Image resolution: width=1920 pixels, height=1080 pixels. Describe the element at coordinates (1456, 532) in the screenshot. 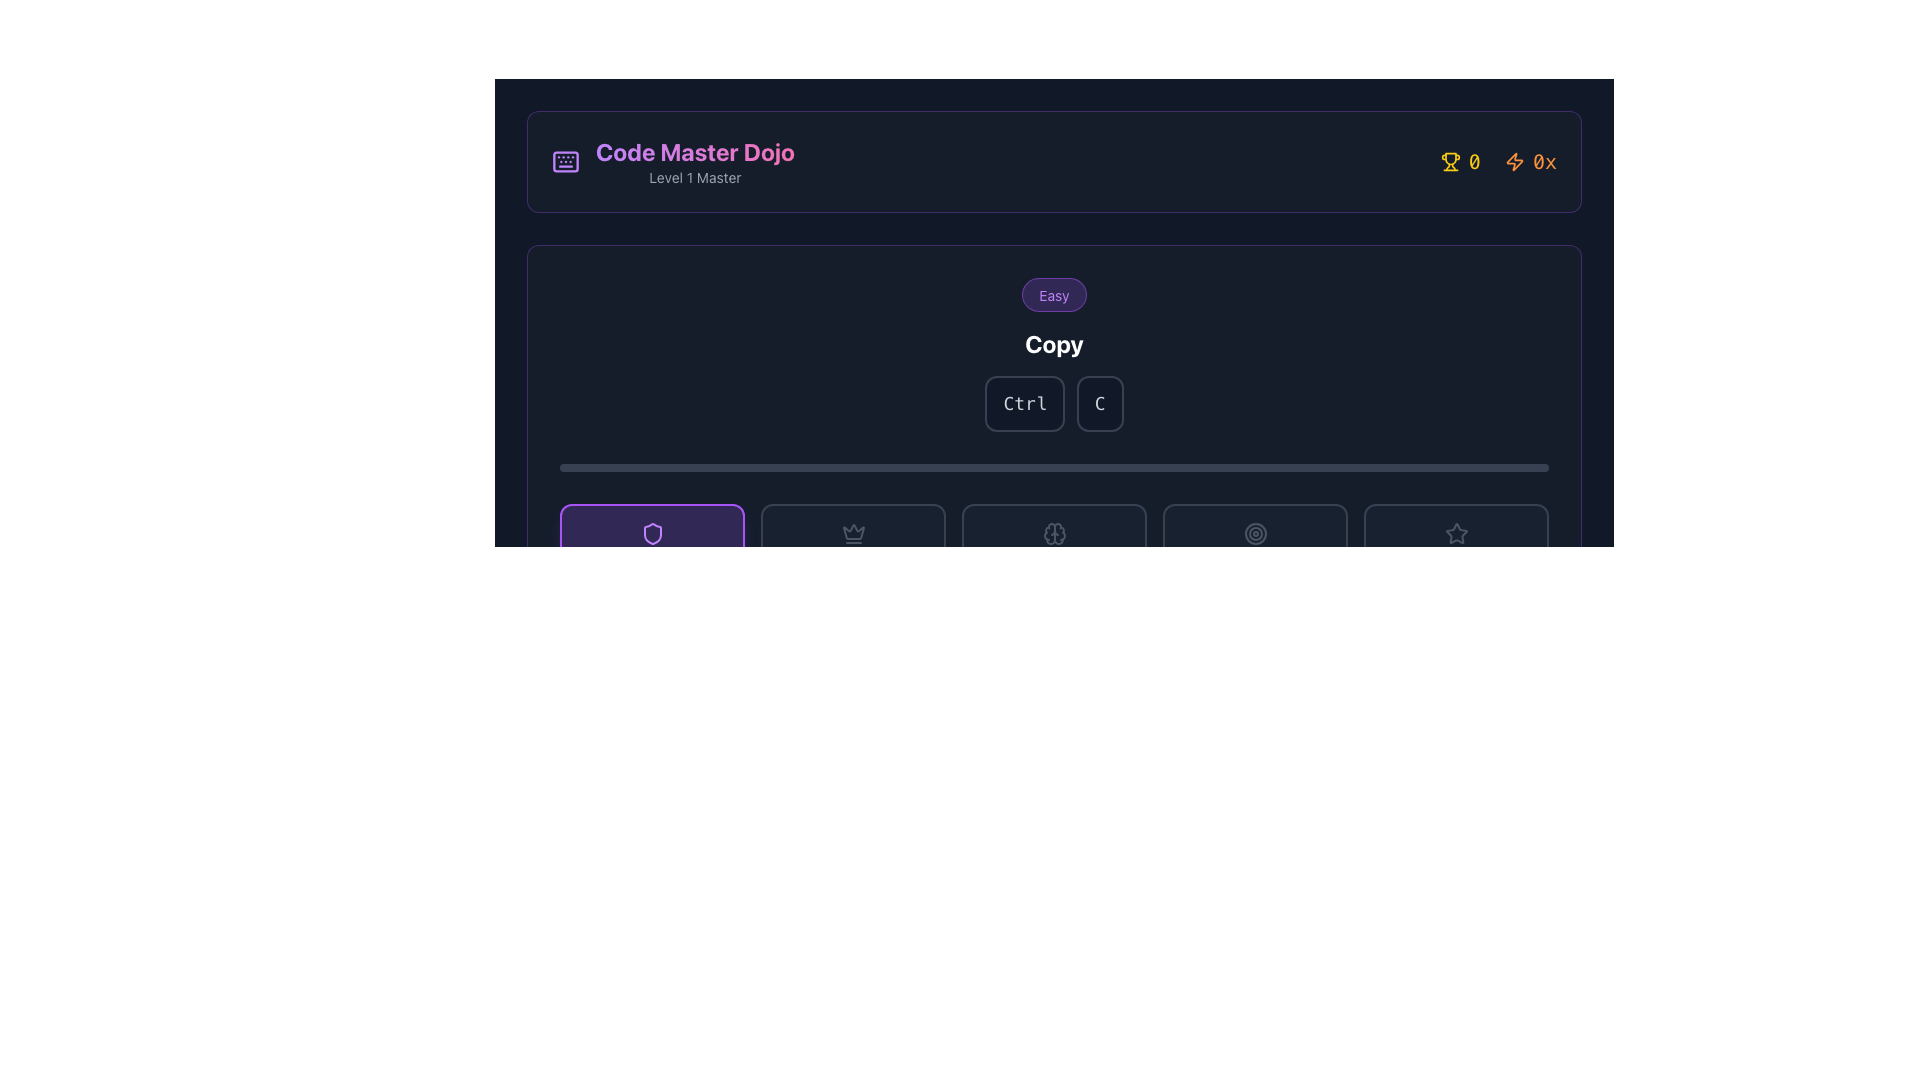

I see `the button representing a star icon located at the bottom right corner of a five-column grid layout, which is the fifth item in the row` at that location.